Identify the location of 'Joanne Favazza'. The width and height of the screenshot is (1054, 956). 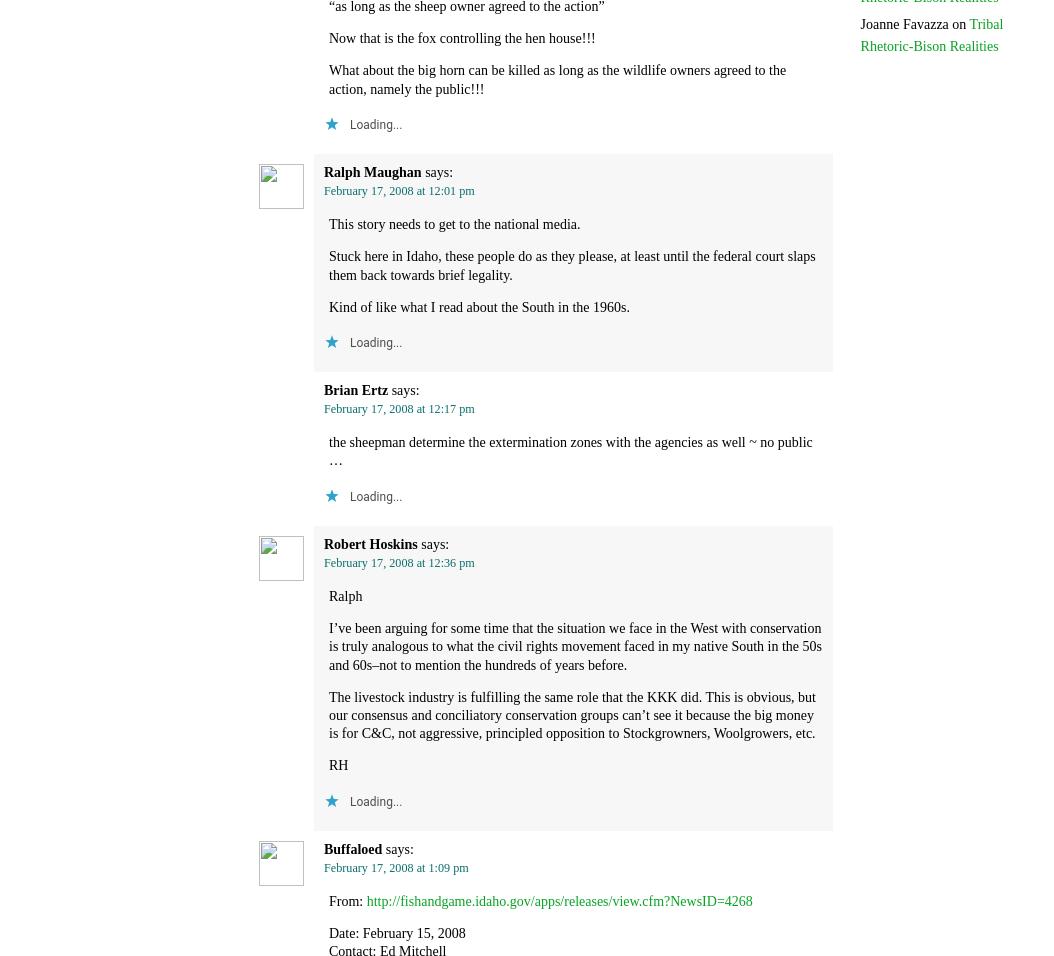
(903, 22).